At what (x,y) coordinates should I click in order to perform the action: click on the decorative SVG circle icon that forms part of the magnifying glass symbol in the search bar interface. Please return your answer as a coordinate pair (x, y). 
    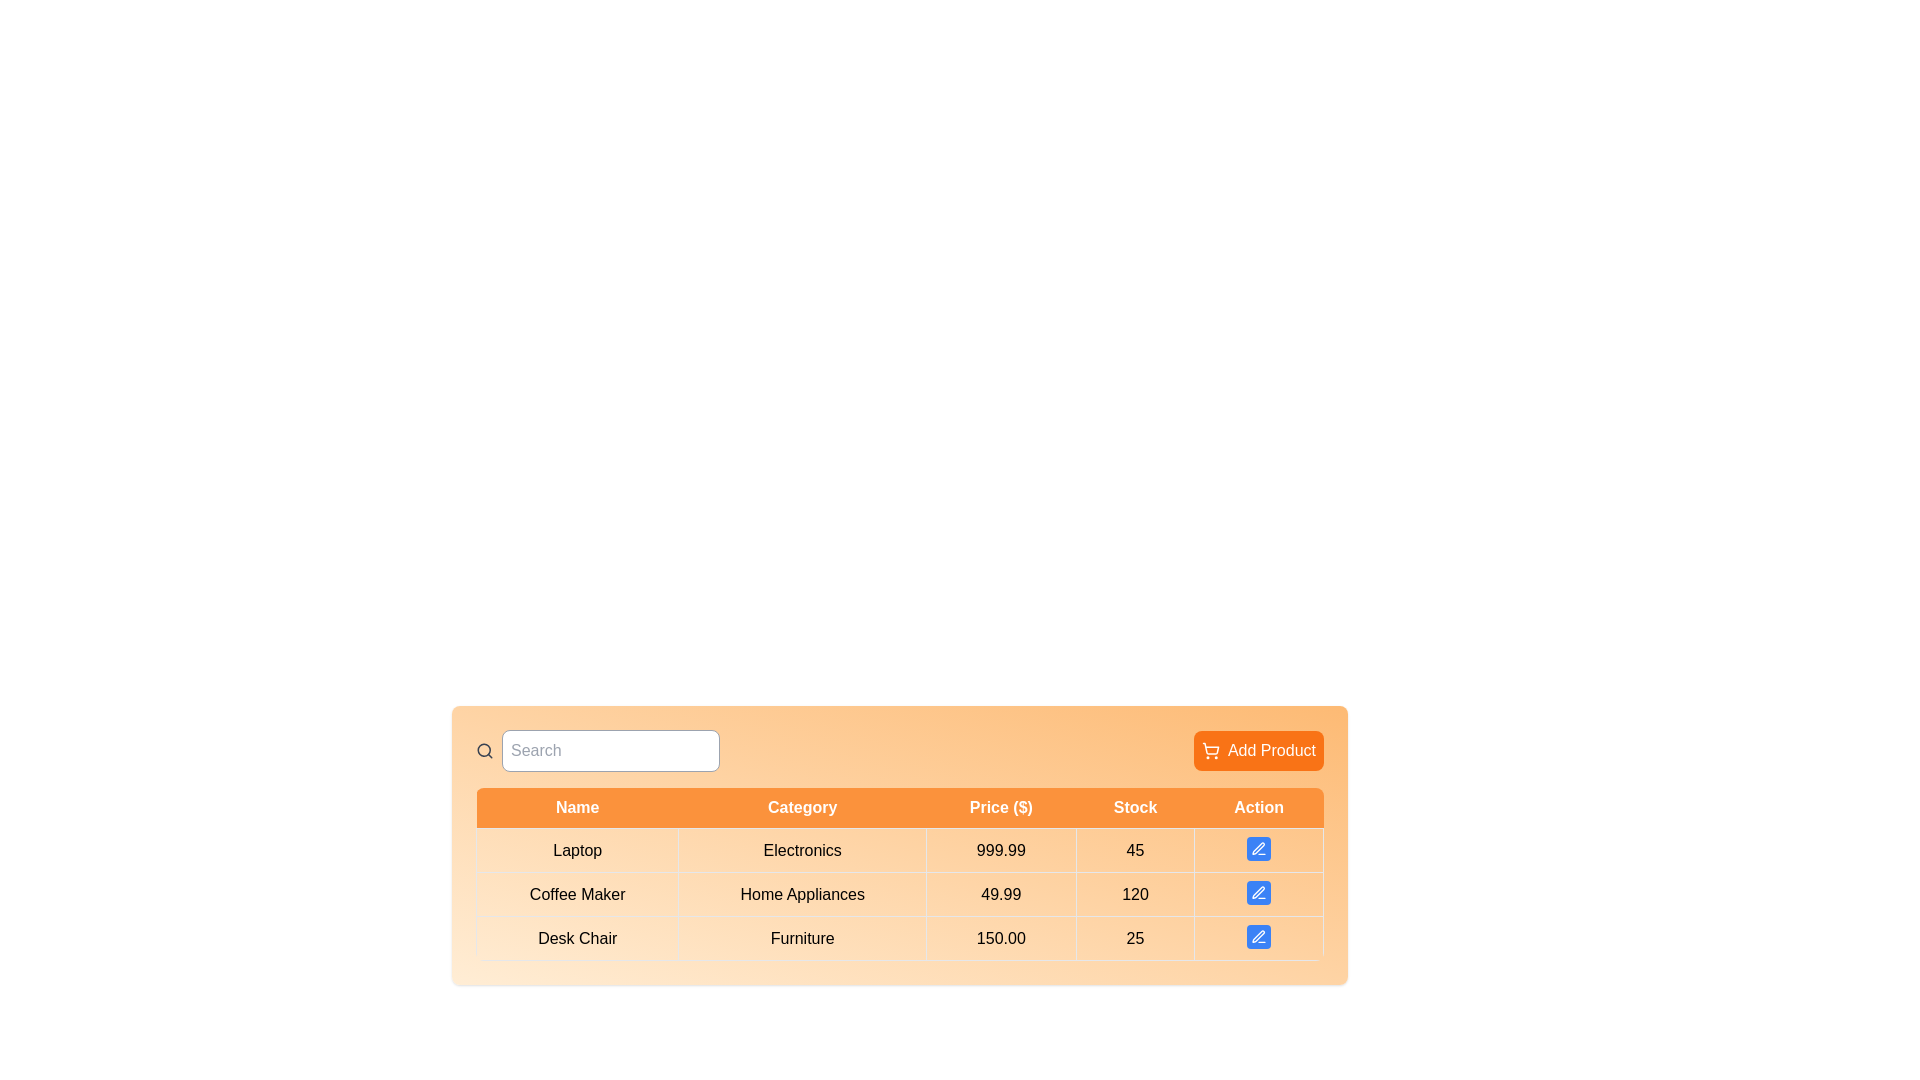
    Looking at the image, I should click on (484, 750).